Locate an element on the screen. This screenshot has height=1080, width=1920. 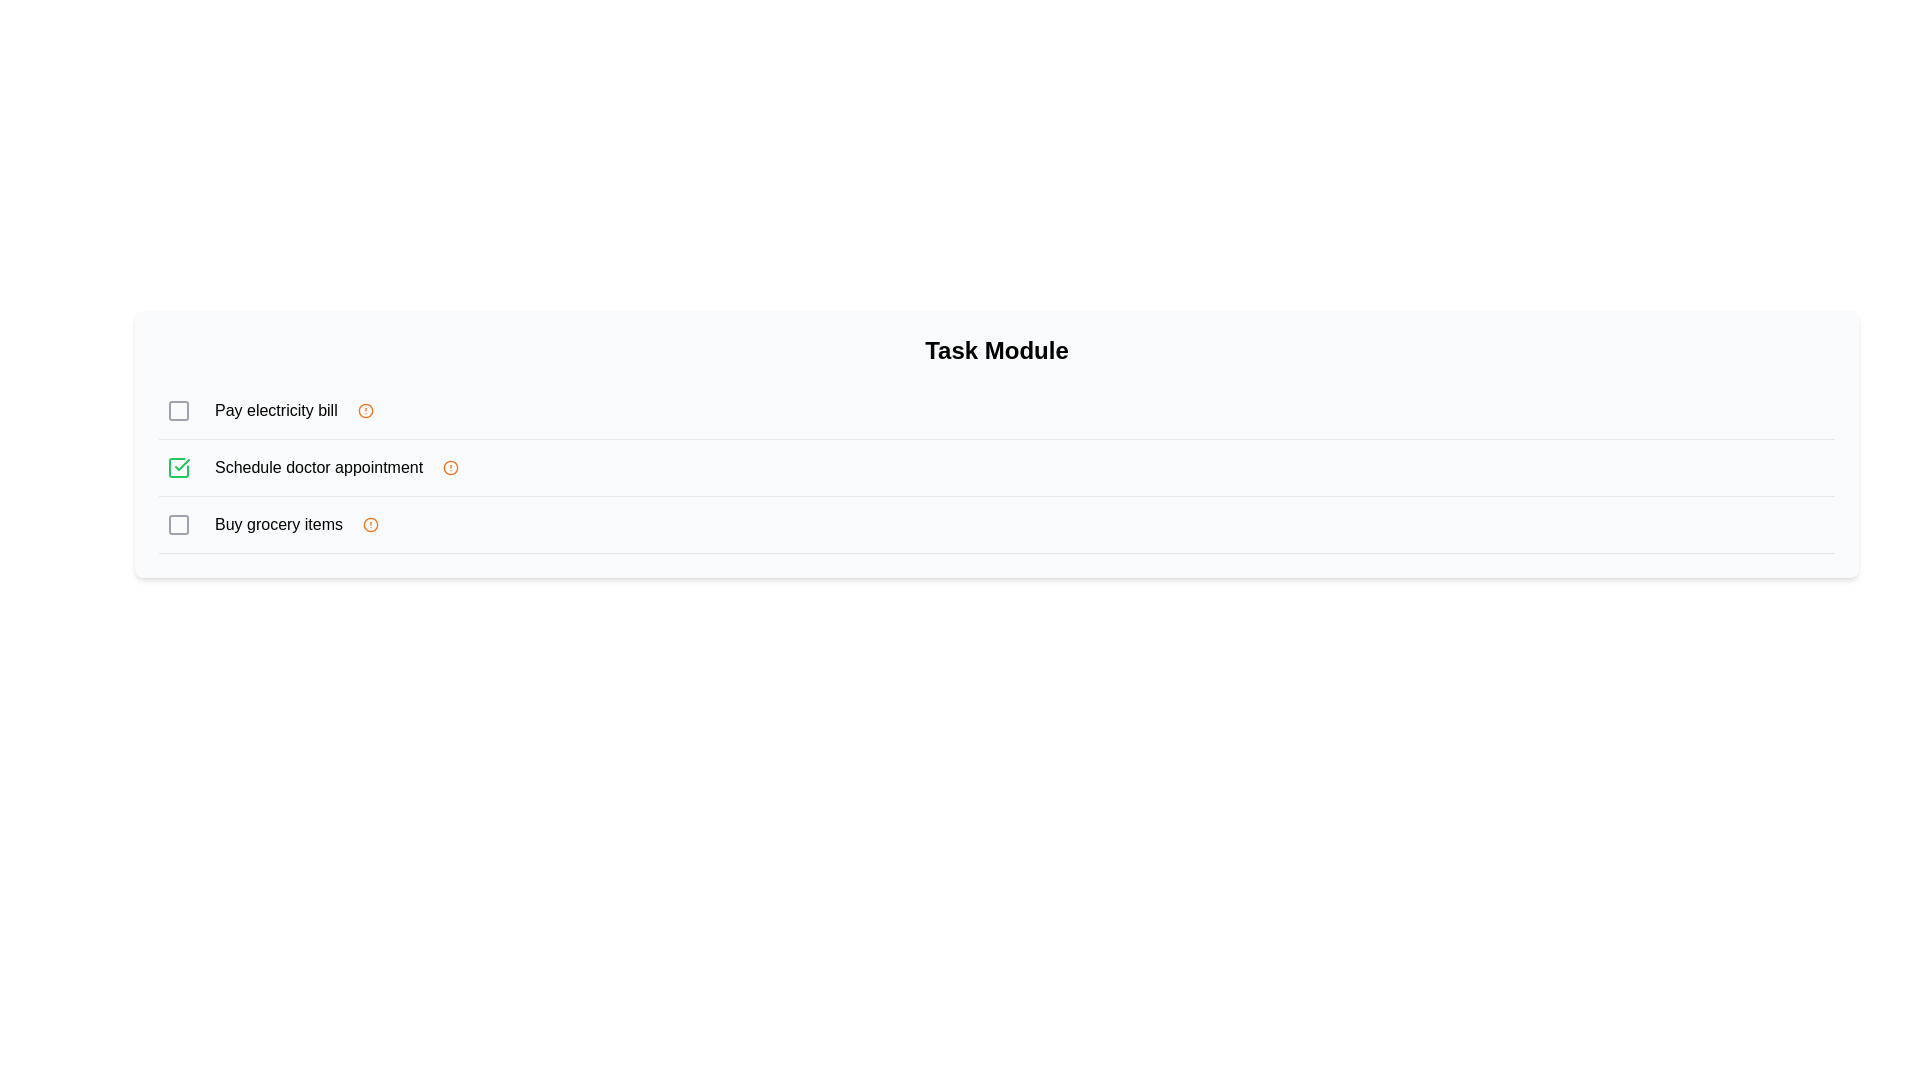
the checkbox indicator located at the far left end of the bottom-most item in the 'Buy grocery items' list is located at coordinates (178, 523).